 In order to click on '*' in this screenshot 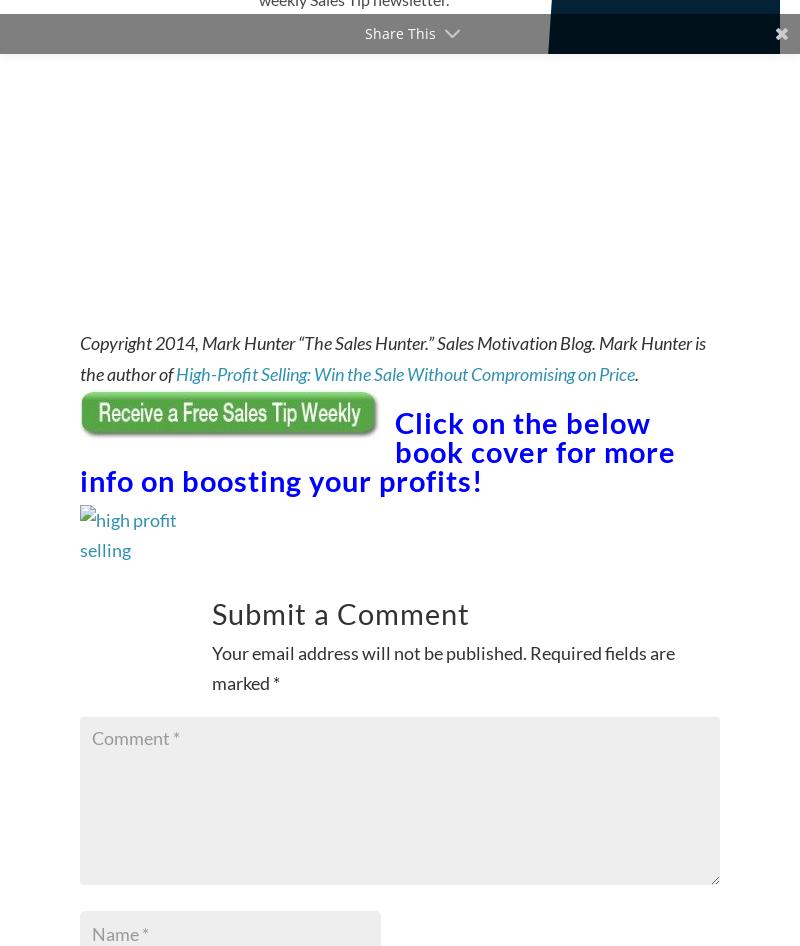, I will do `click(276, 683)`.